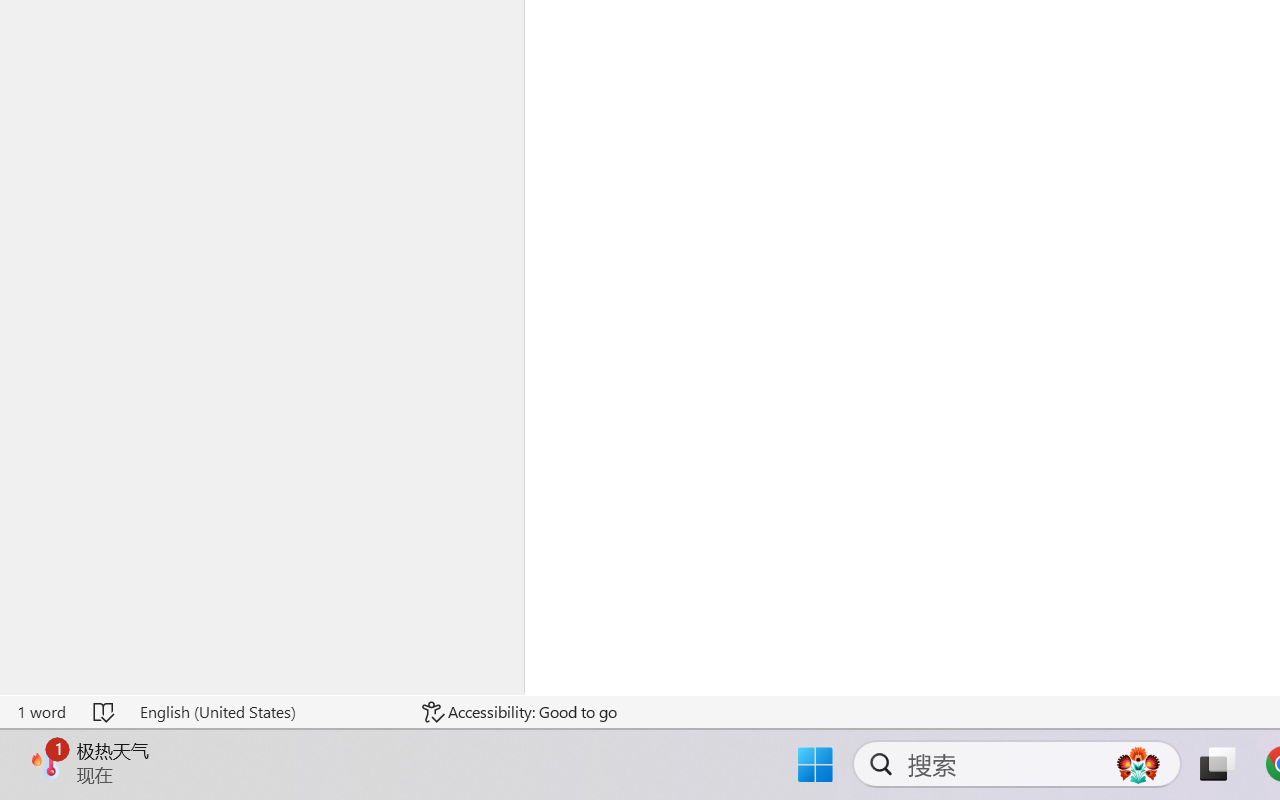  I want to click on 'Language English (United States)', so click(266, 711).